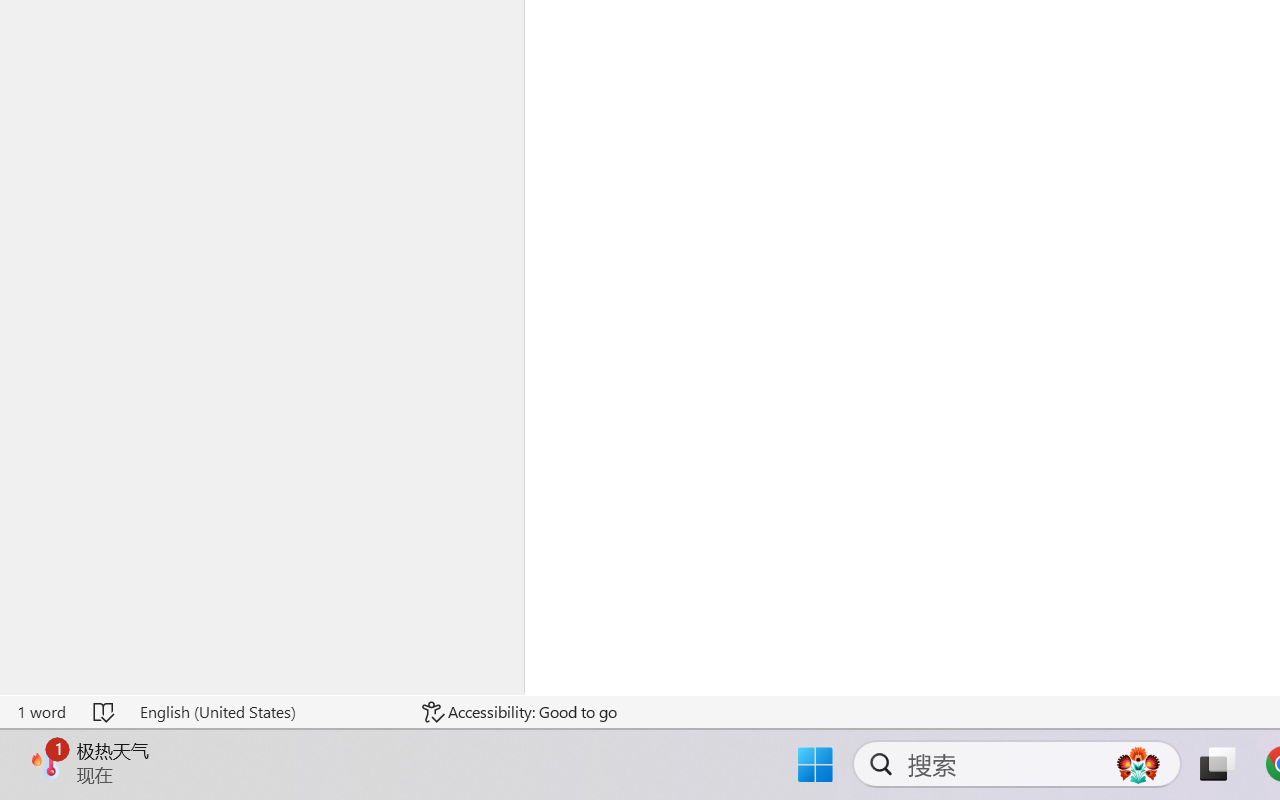  I want to click on 'Language English (United States)', so click(266, 711).